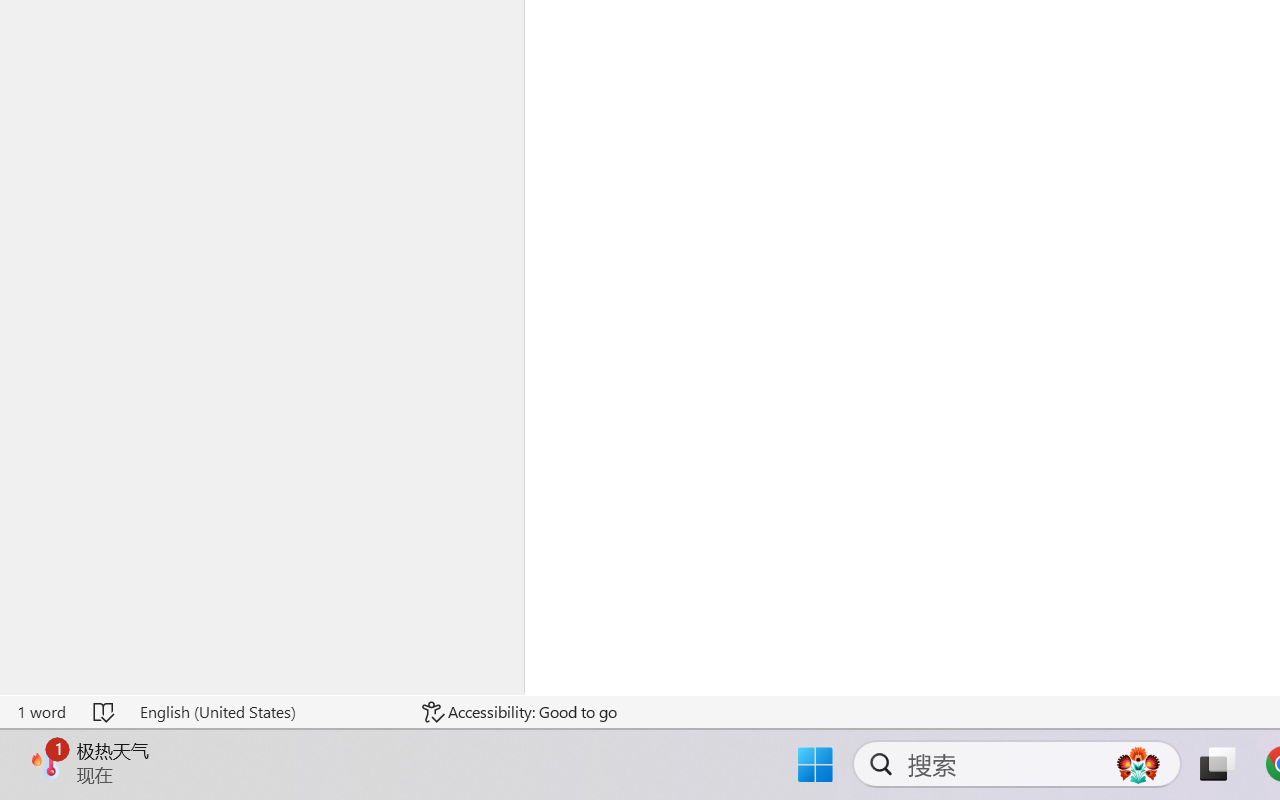  I want to click on 'Language English (United States)', so click(266, 711).